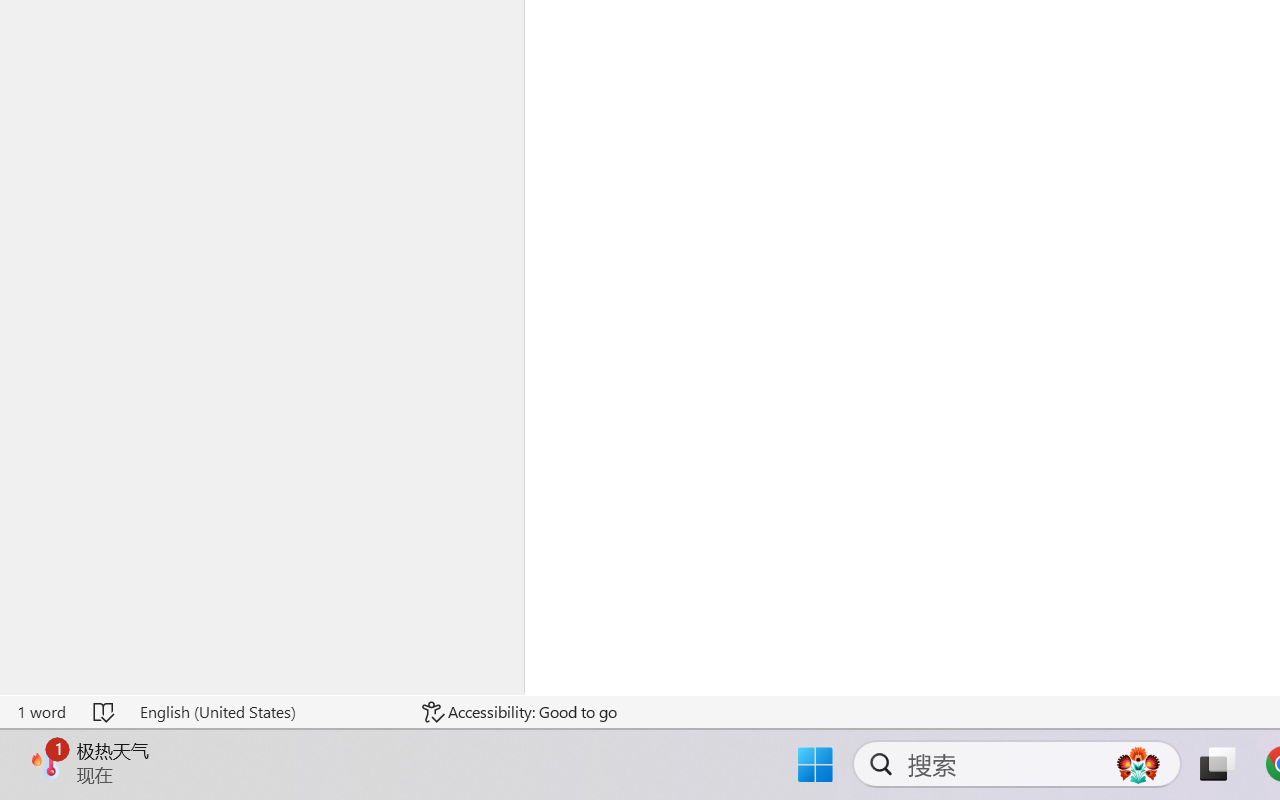  I want to click on 'Language English (United States)', so click(266, 711).